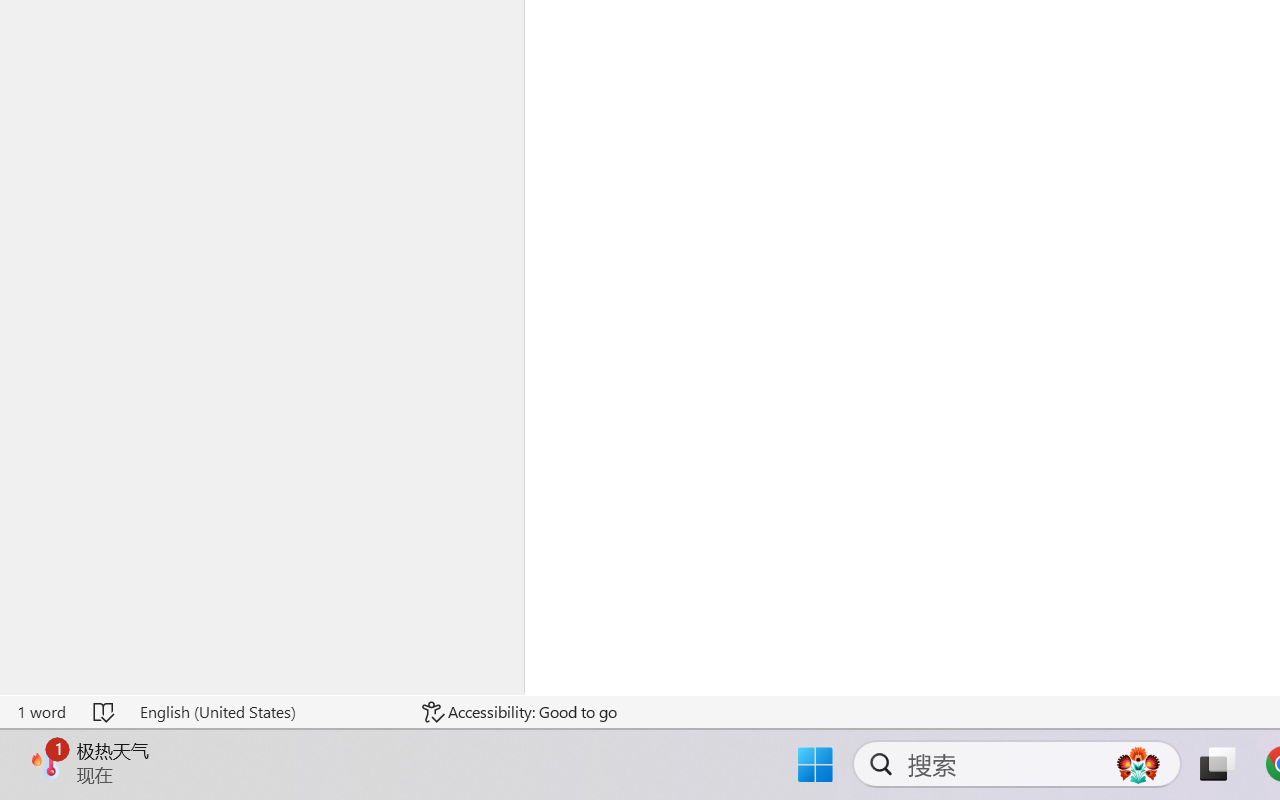  I want to click on 'Language English (United States)', so click(266, 711).